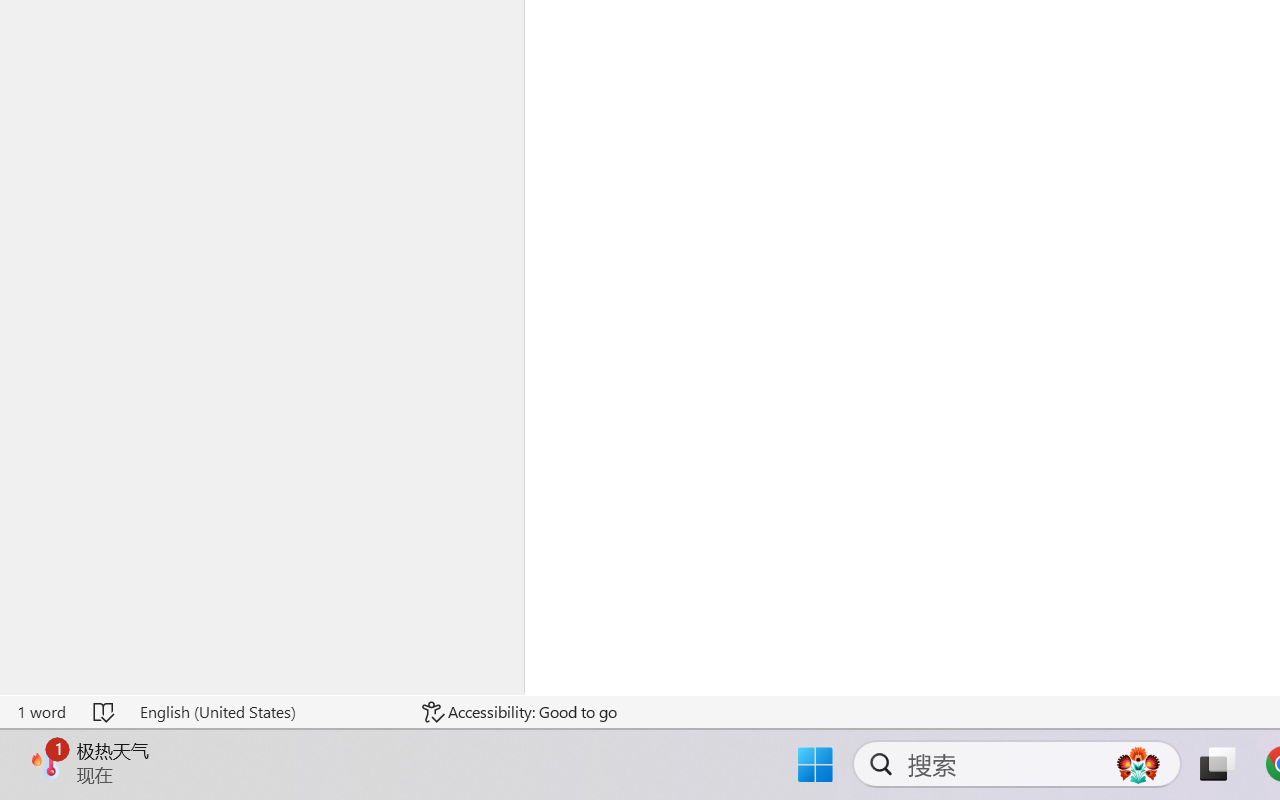  I want to click on 'Language English (United States)', so click(266, 711).